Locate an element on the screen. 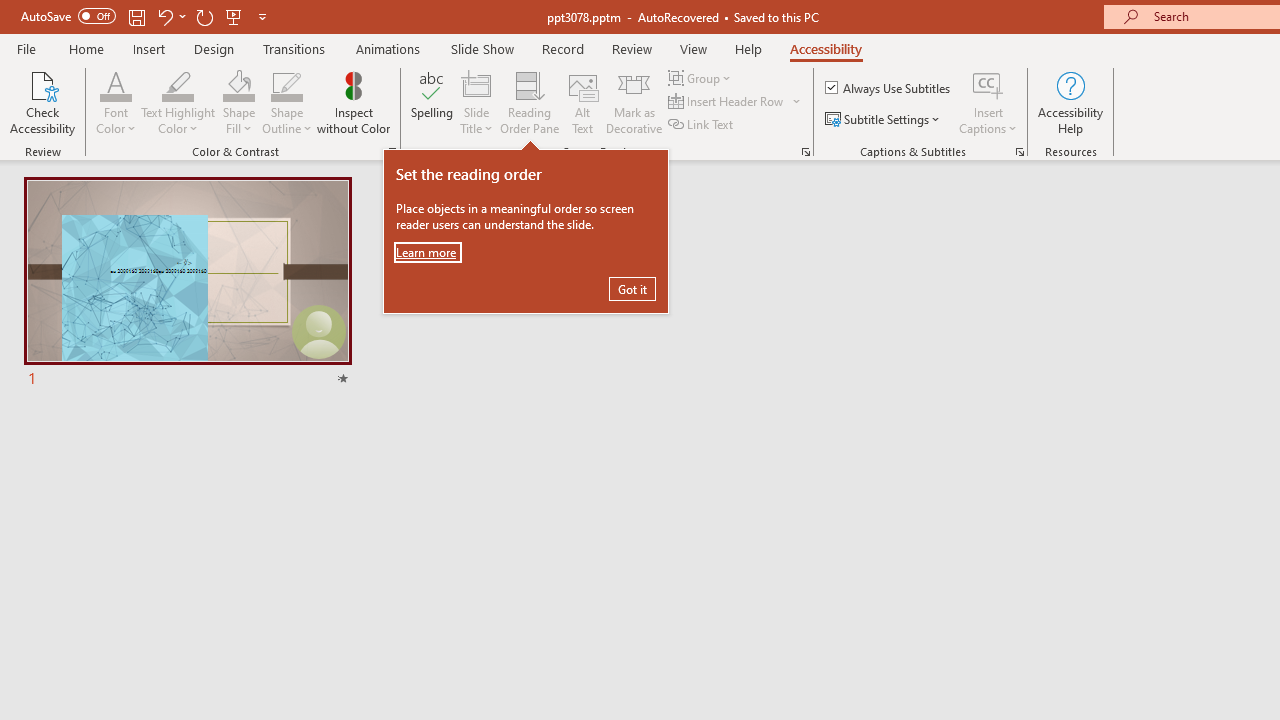  'Insert Captions' is located at coordinates (988, 84).